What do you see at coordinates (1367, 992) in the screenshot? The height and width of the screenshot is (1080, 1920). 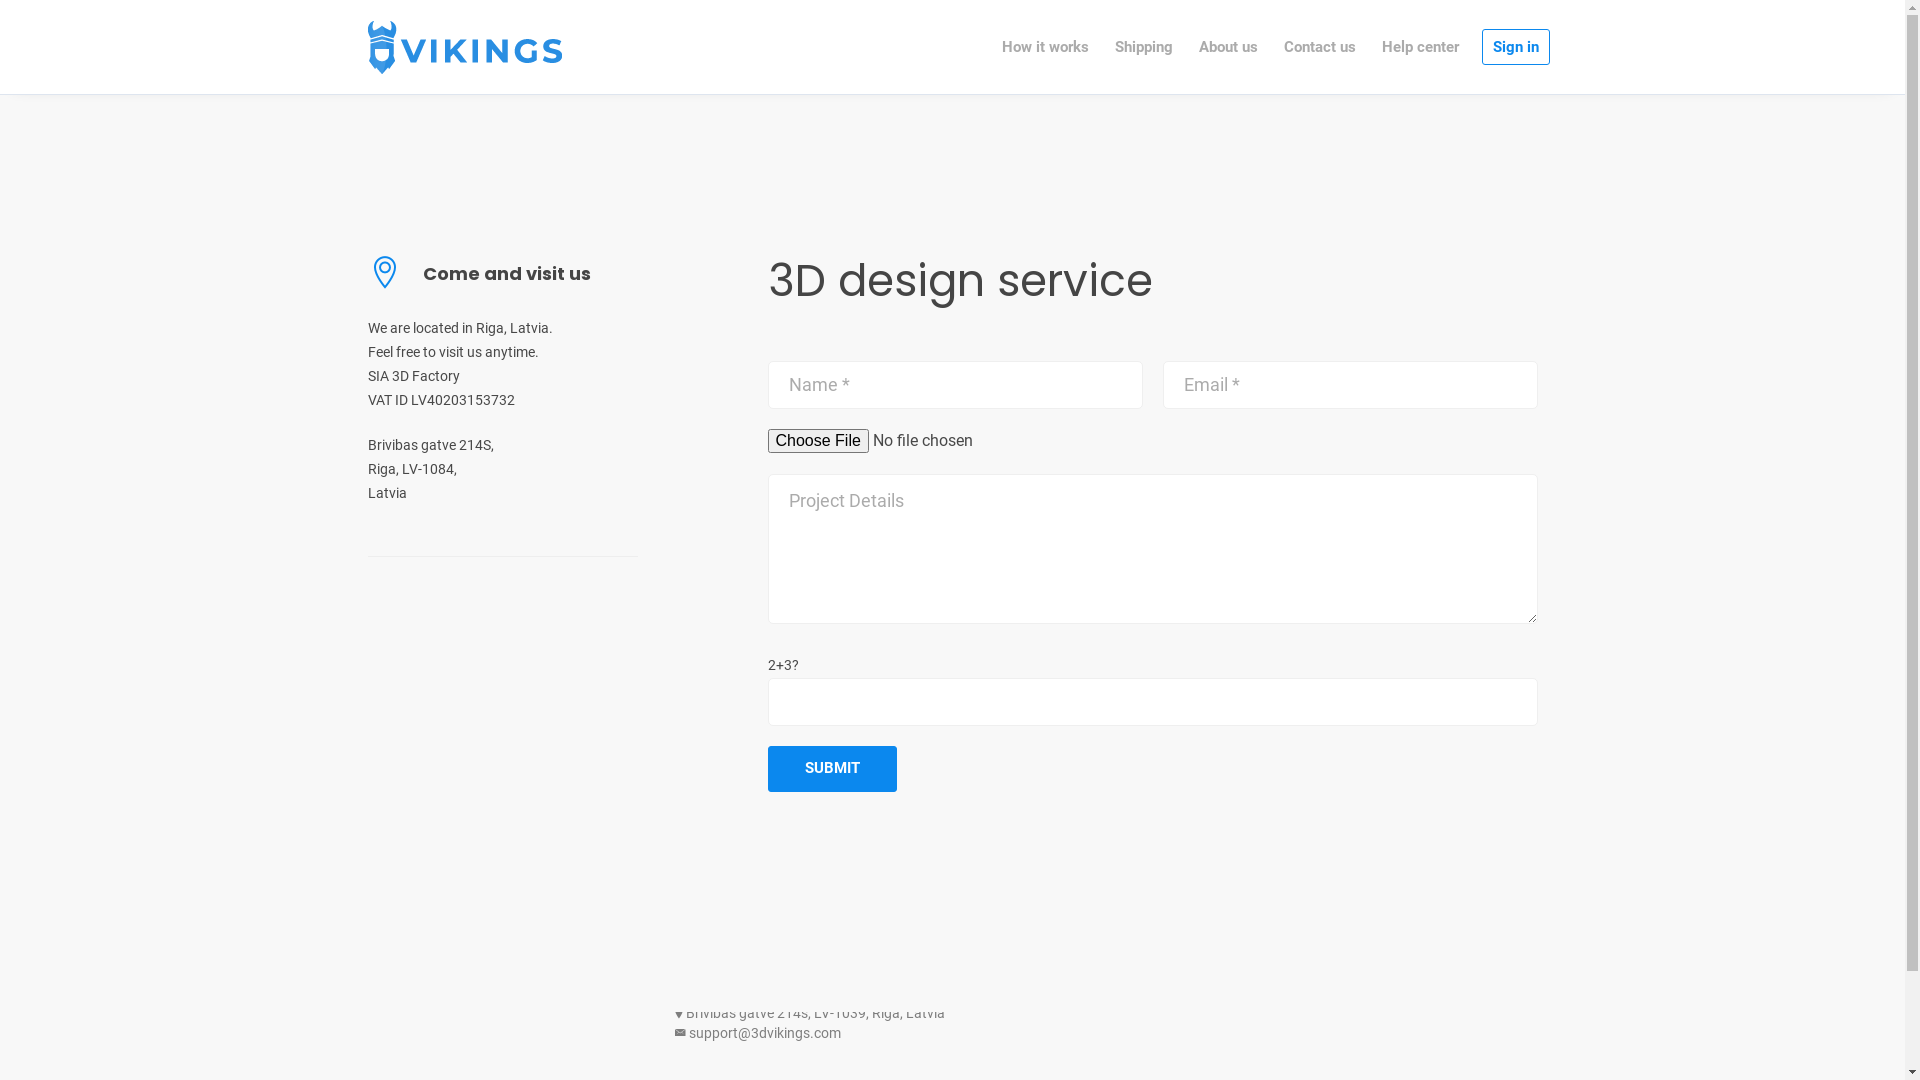 I see `'Privacy Policy'` at bounding box center [1367, 992].